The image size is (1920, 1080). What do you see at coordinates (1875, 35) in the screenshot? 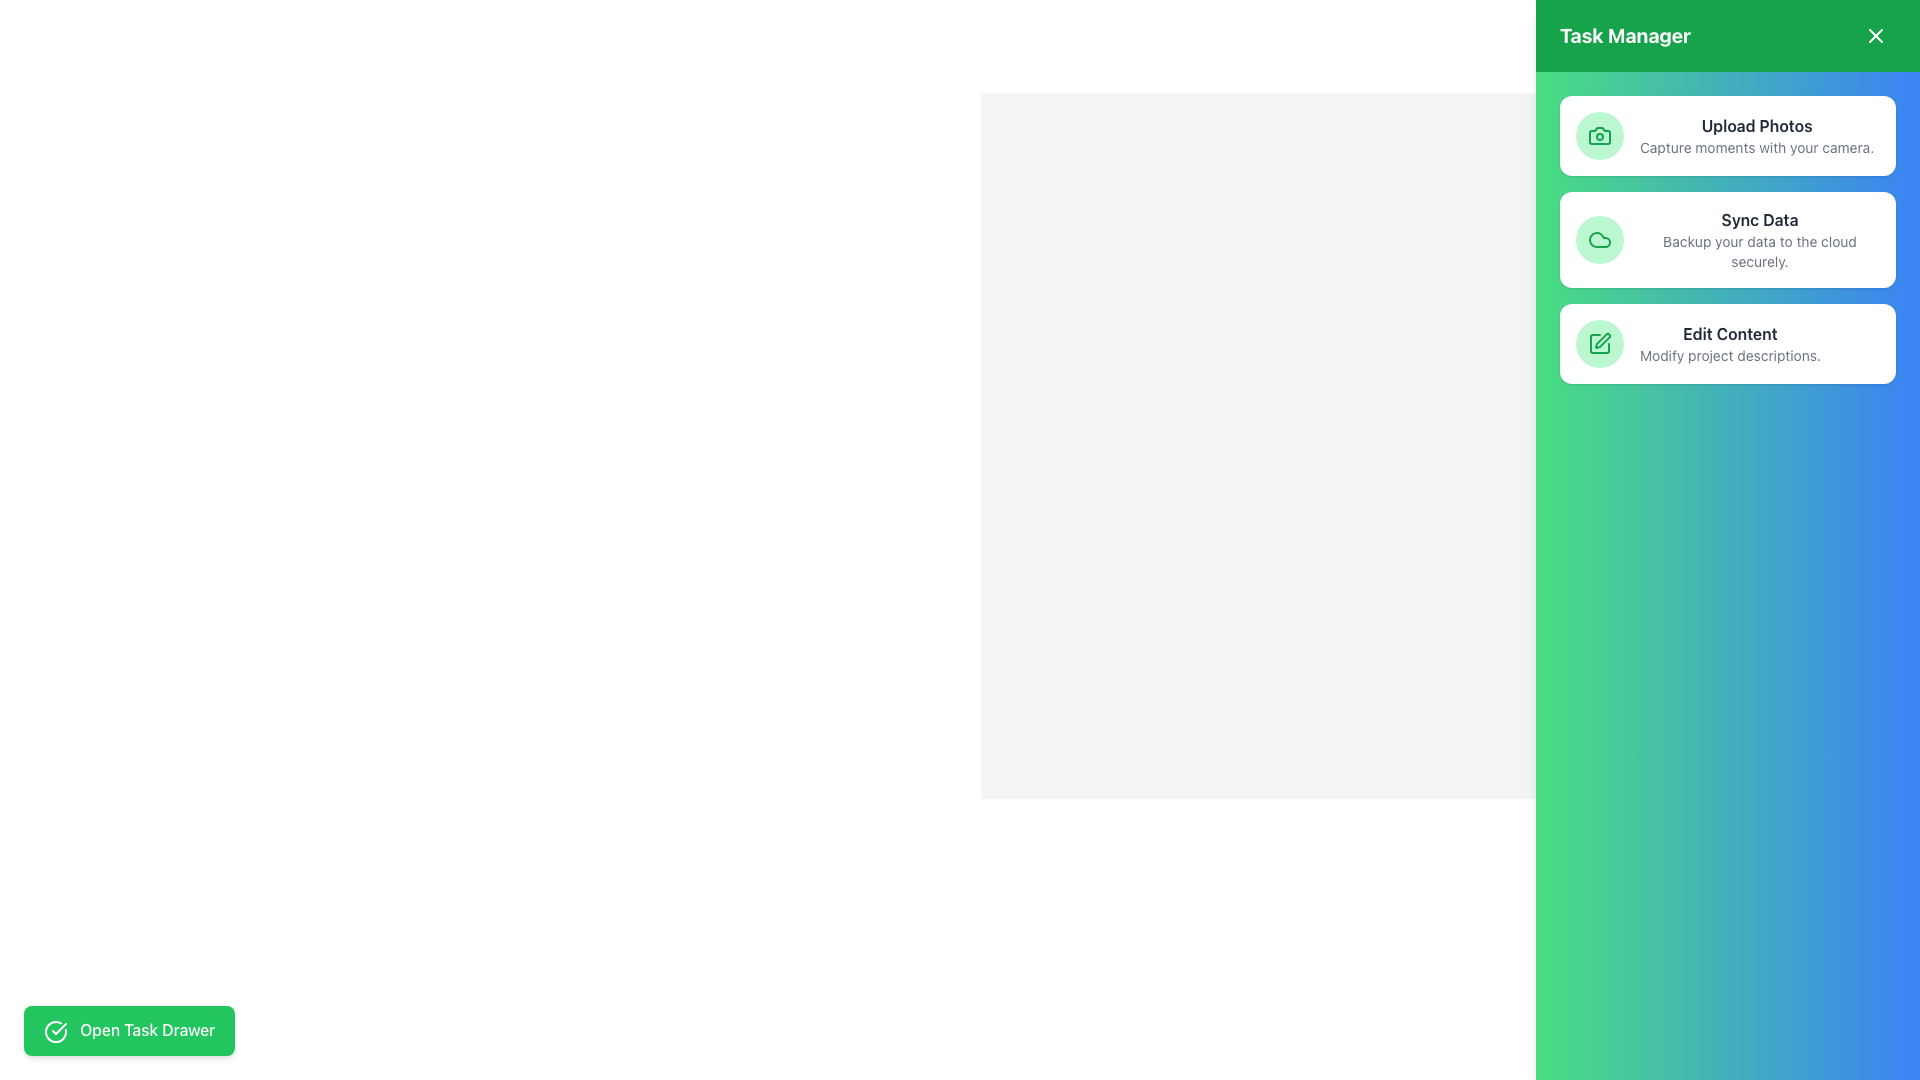
I see `the close button located in the top-right corner of the Task Manager panel's green header section, adjacent to the 'Task Manager' text` at bounding box center [1875, 35].